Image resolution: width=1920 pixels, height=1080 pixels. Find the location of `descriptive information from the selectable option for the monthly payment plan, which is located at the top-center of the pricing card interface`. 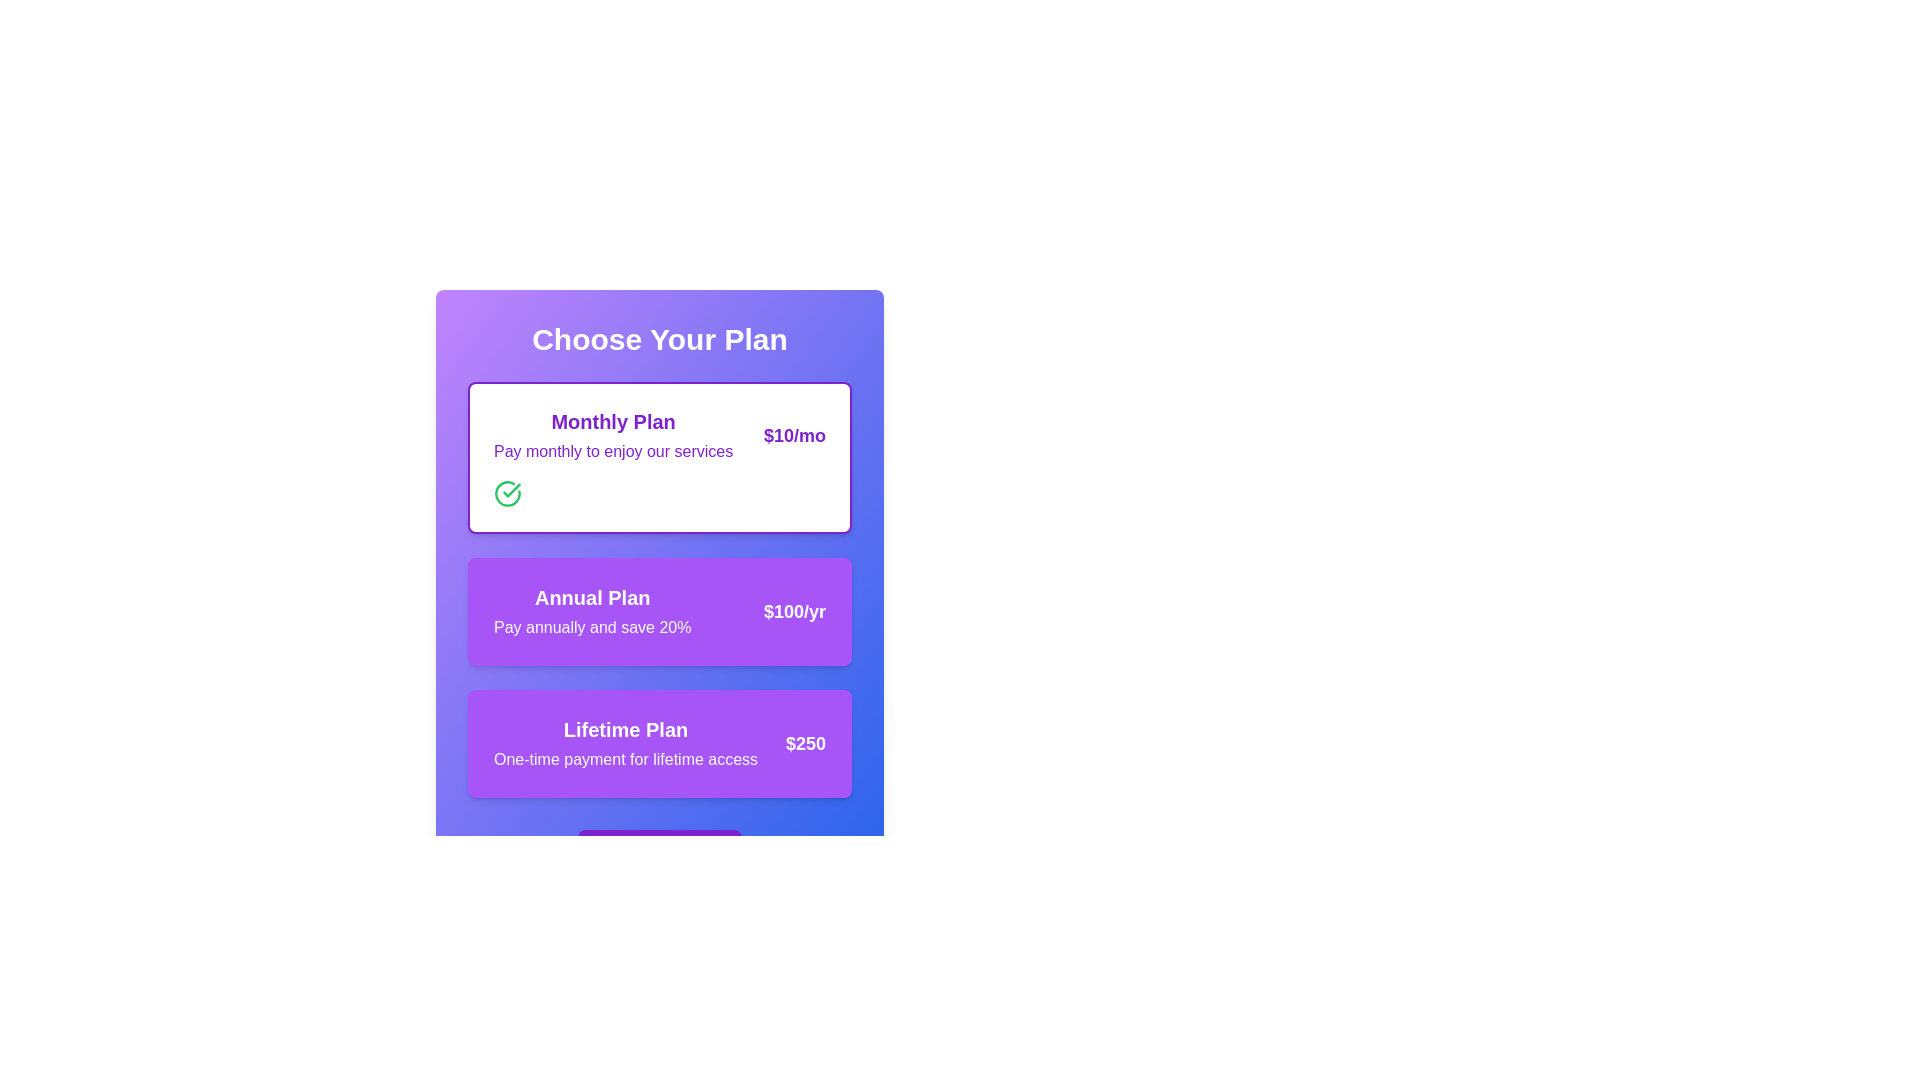

descriptive information from the selectable option for the monthly payment plan, which is located at the top-center of the pricing card interface is located at coordinates (660, 434).